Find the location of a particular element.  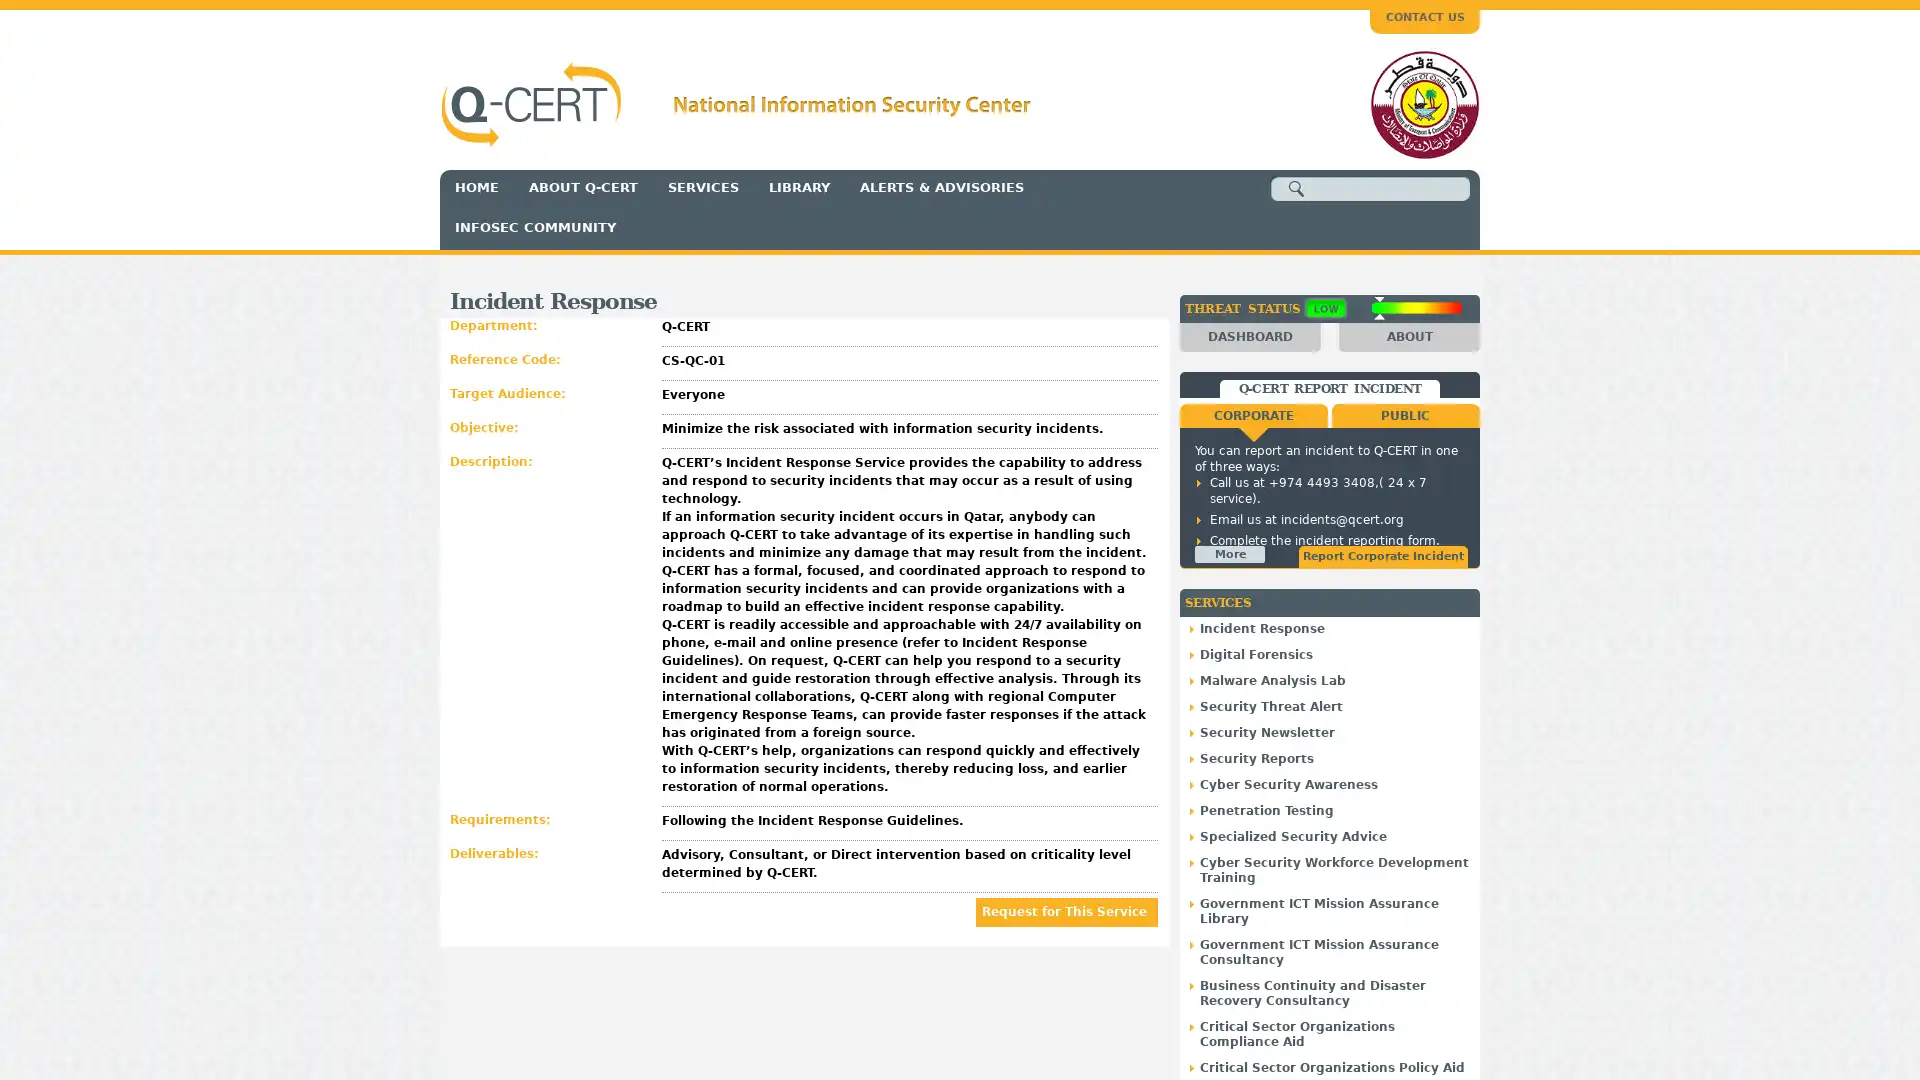

Request for This Service is located at coordinates (1065, 911).